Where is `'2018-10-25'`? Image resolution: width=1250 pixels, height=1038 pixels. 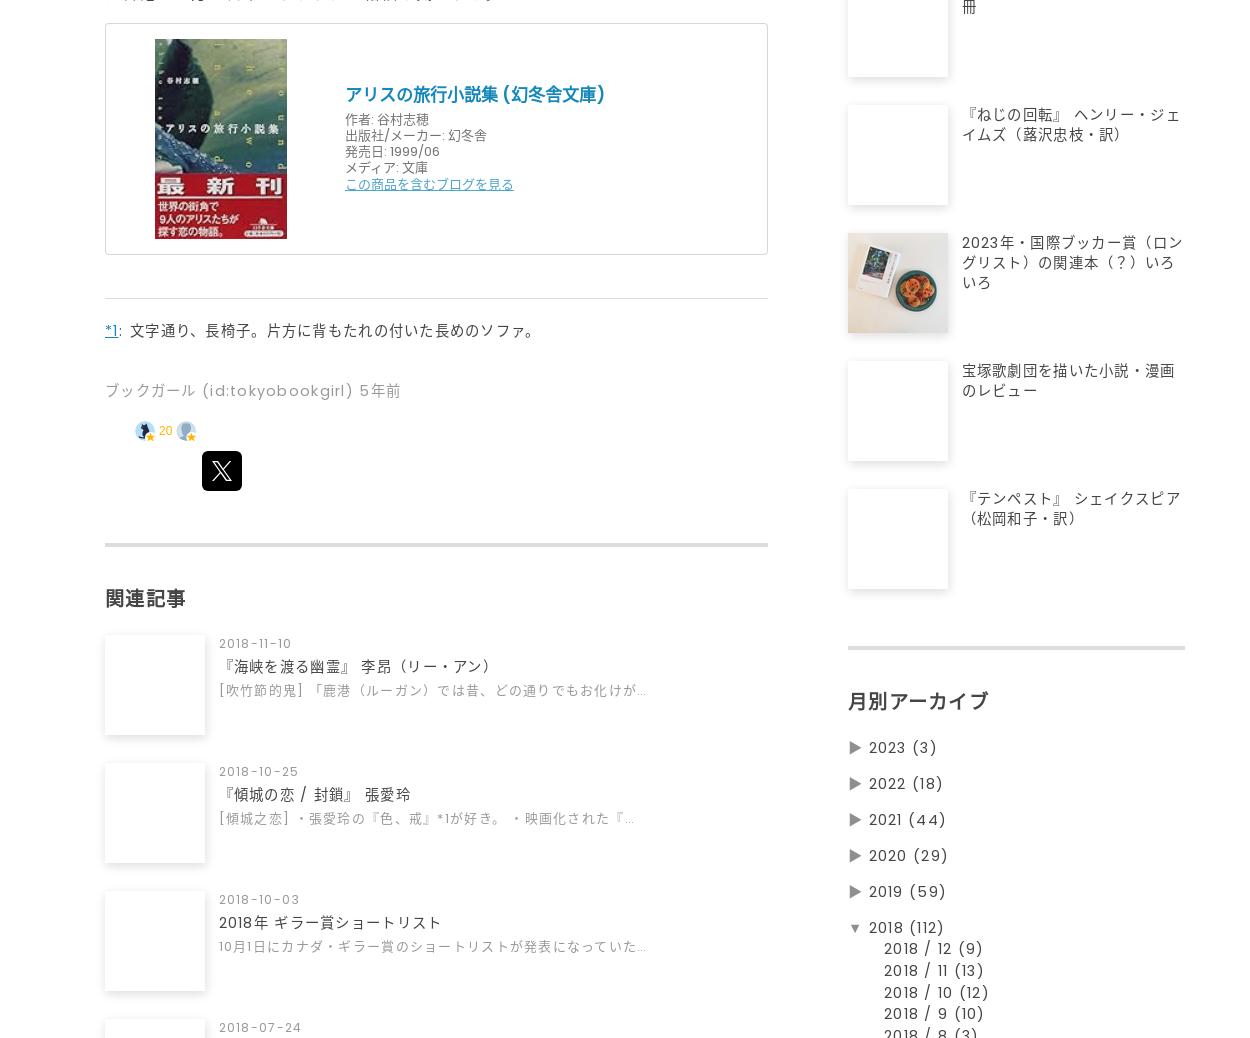 '2018-10-25' is located at coordinates (218, 771).